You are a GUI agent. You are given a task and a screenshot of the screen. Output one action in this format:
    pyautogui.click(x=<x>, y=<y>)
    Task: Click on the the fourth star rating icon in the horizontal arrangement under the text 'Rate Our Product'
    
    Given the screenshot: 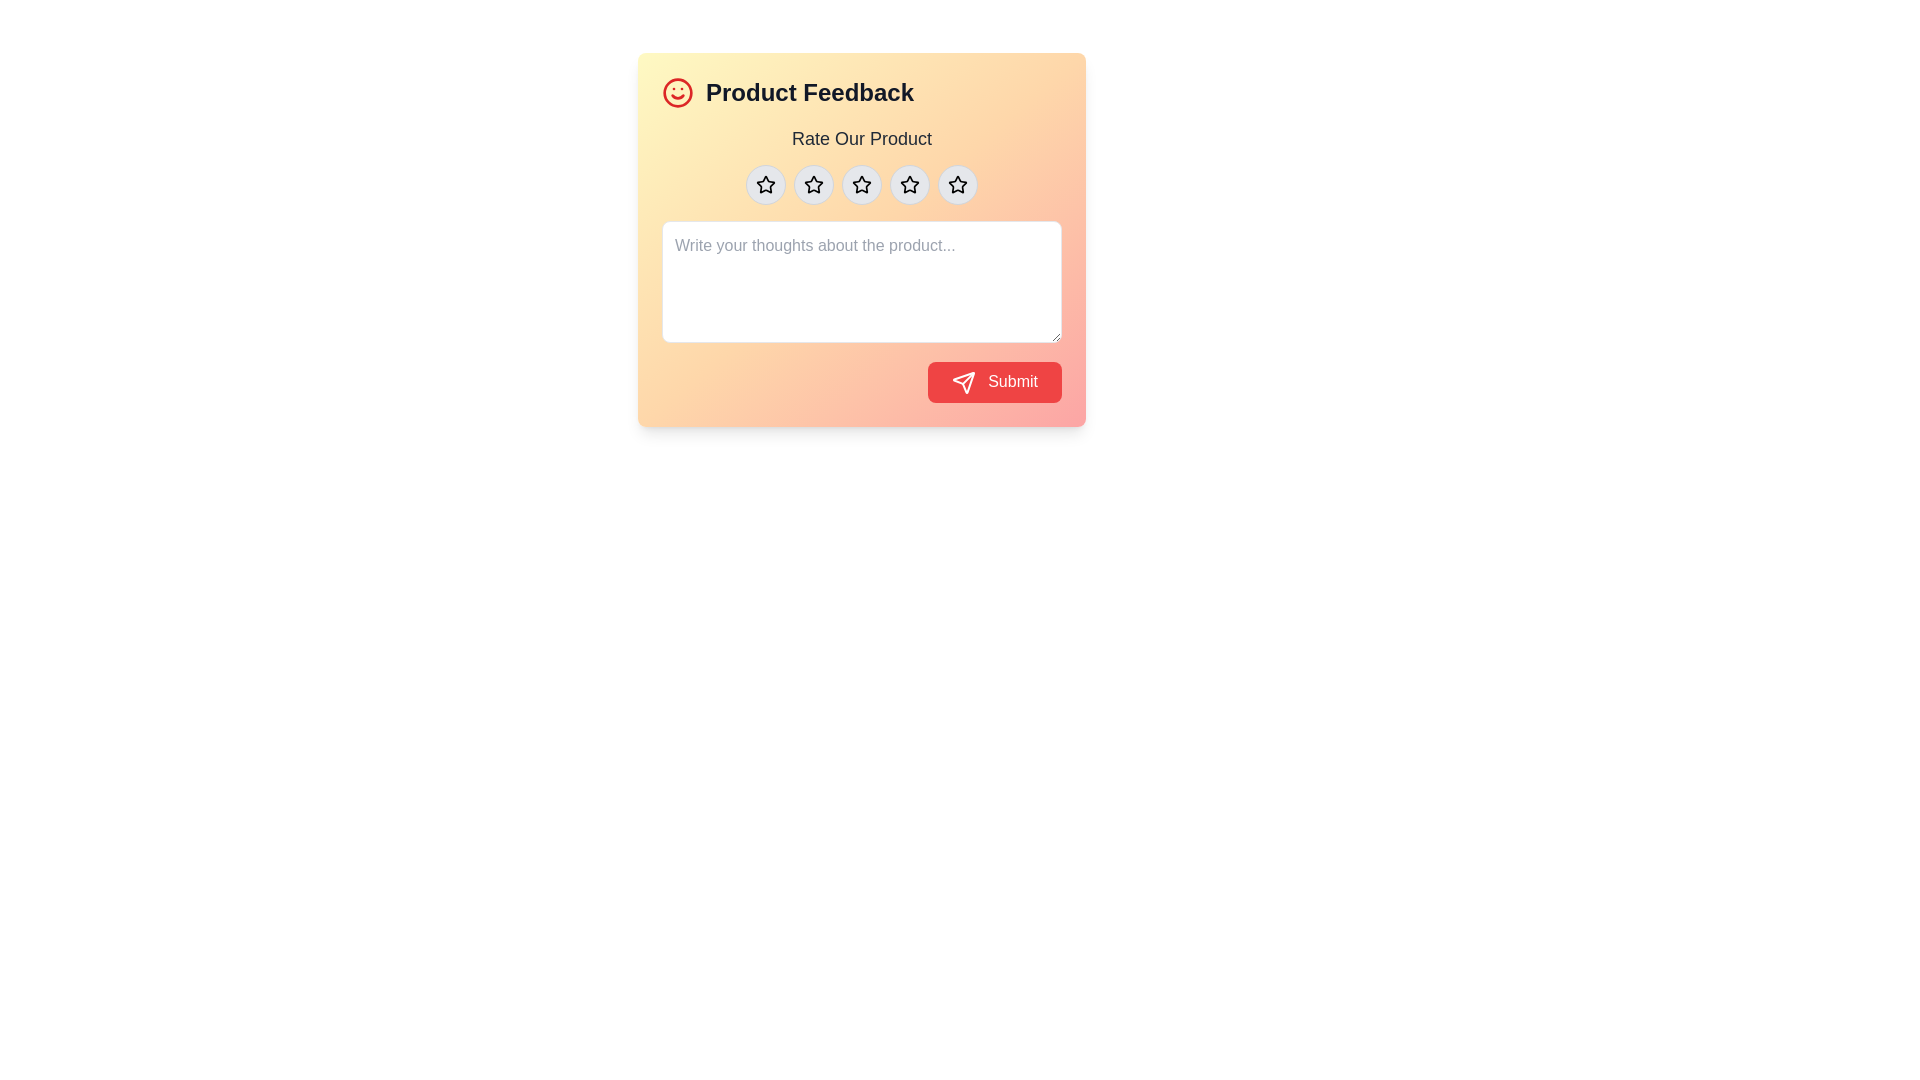 What is the action you would take?
    pyautogui.click(x=909, y=185)
    